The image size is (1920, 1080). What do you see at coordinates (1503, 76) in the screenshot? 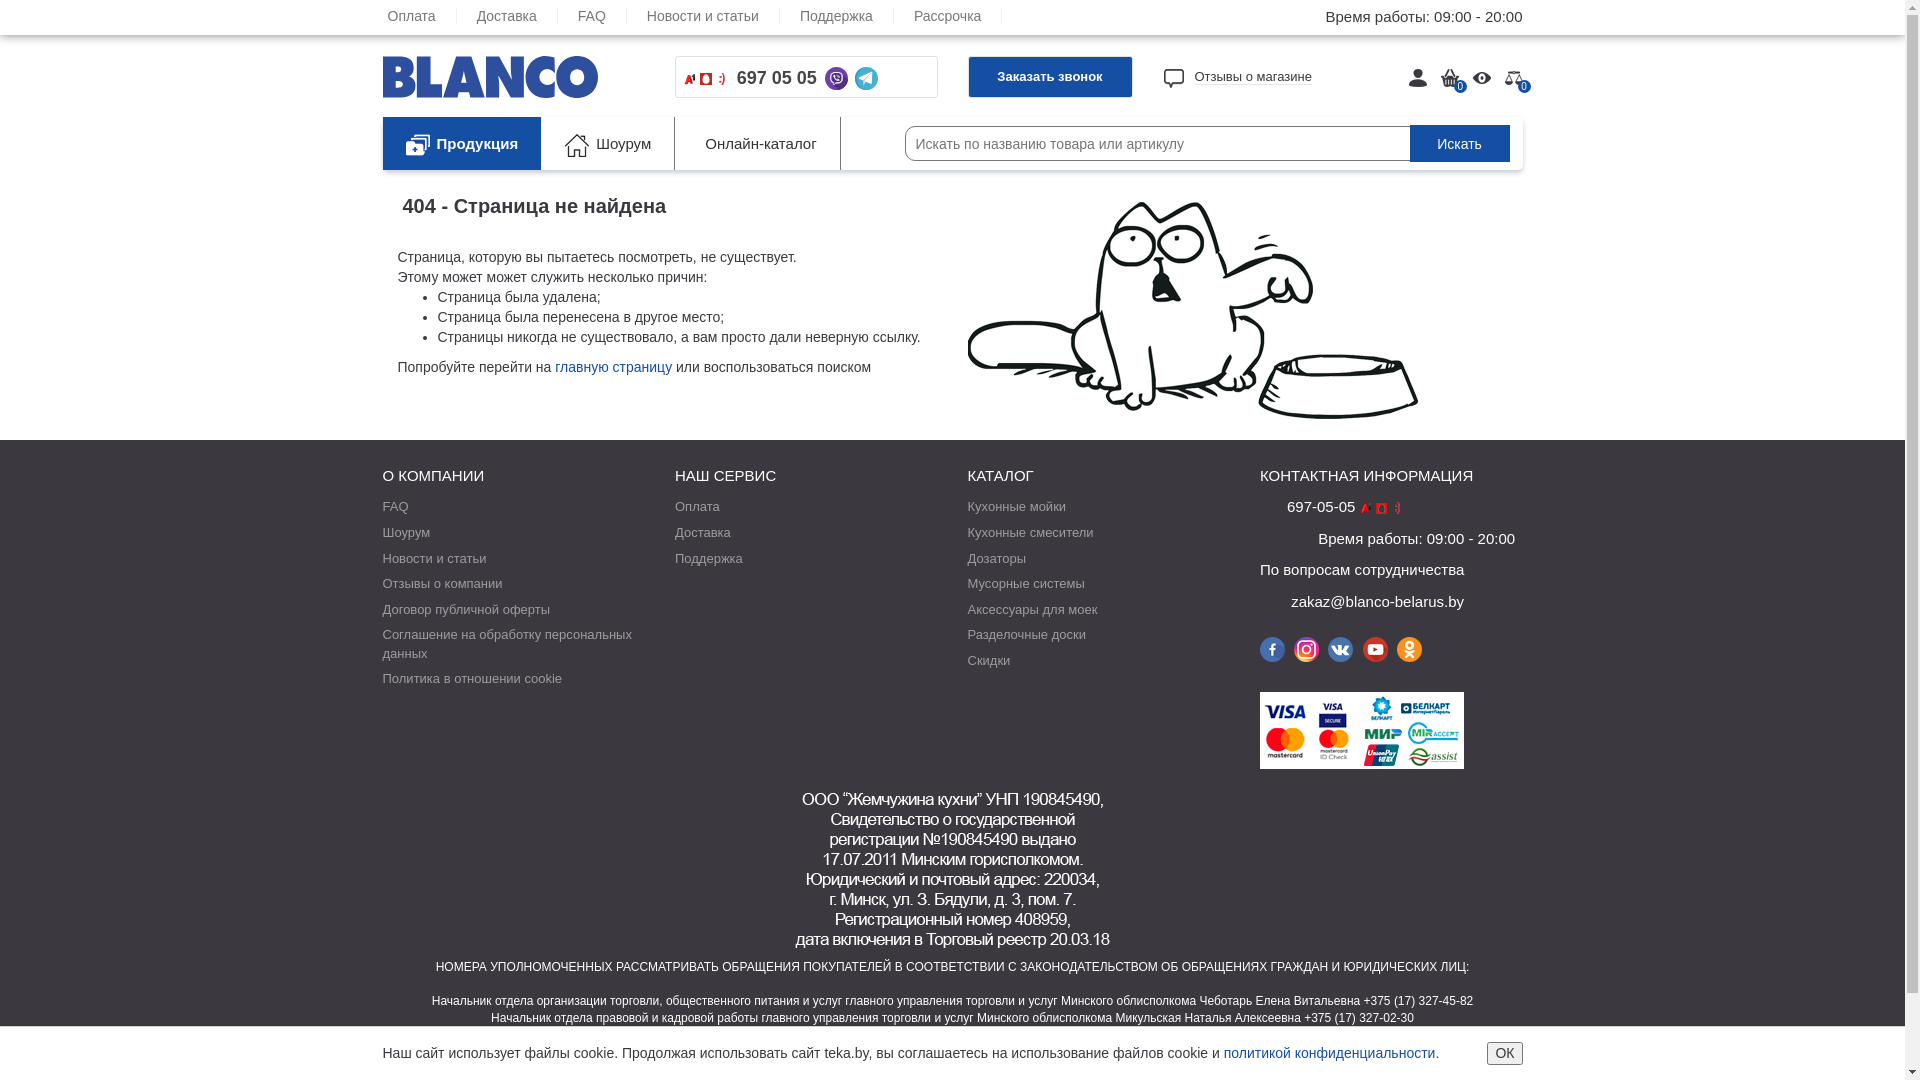
I see `'0'` at bounding box center [1503, 76].